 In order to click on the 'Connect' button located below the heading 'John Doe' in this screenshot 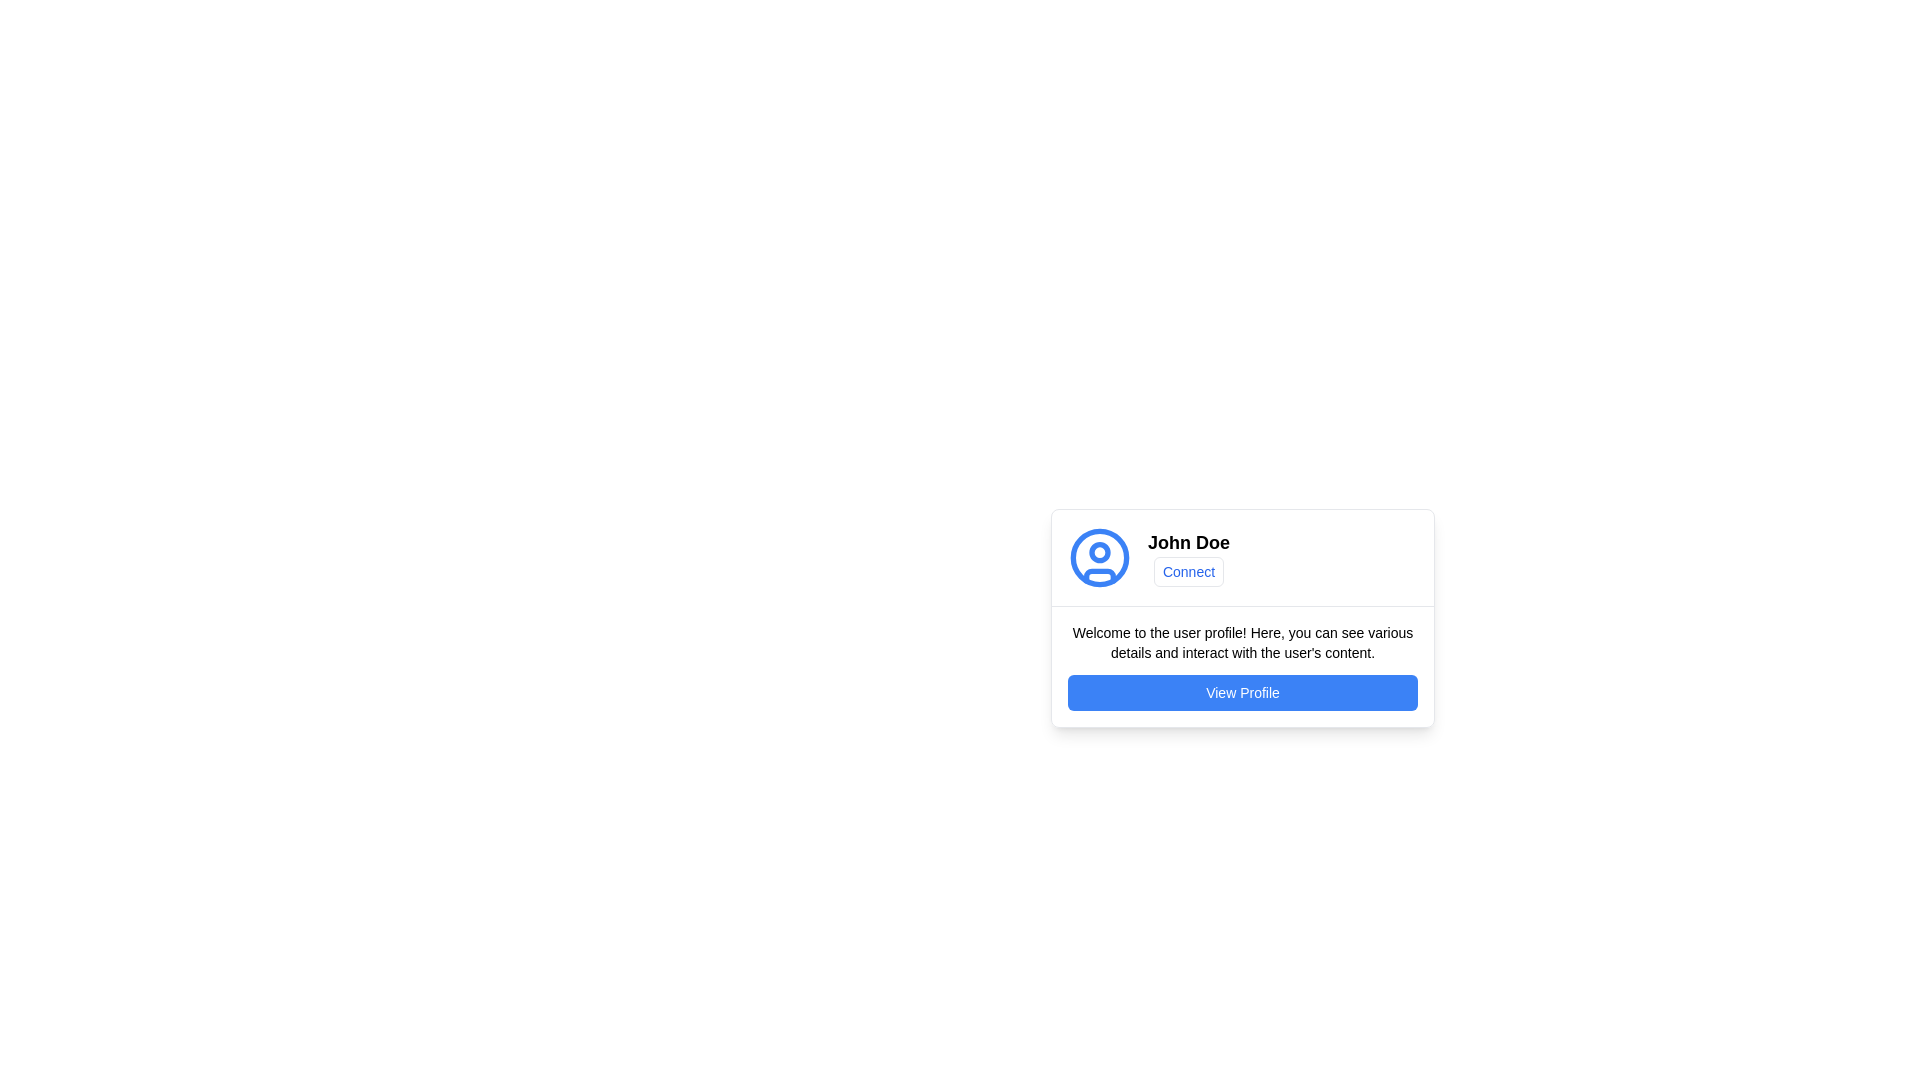, I will do `click(1189, 571)`.